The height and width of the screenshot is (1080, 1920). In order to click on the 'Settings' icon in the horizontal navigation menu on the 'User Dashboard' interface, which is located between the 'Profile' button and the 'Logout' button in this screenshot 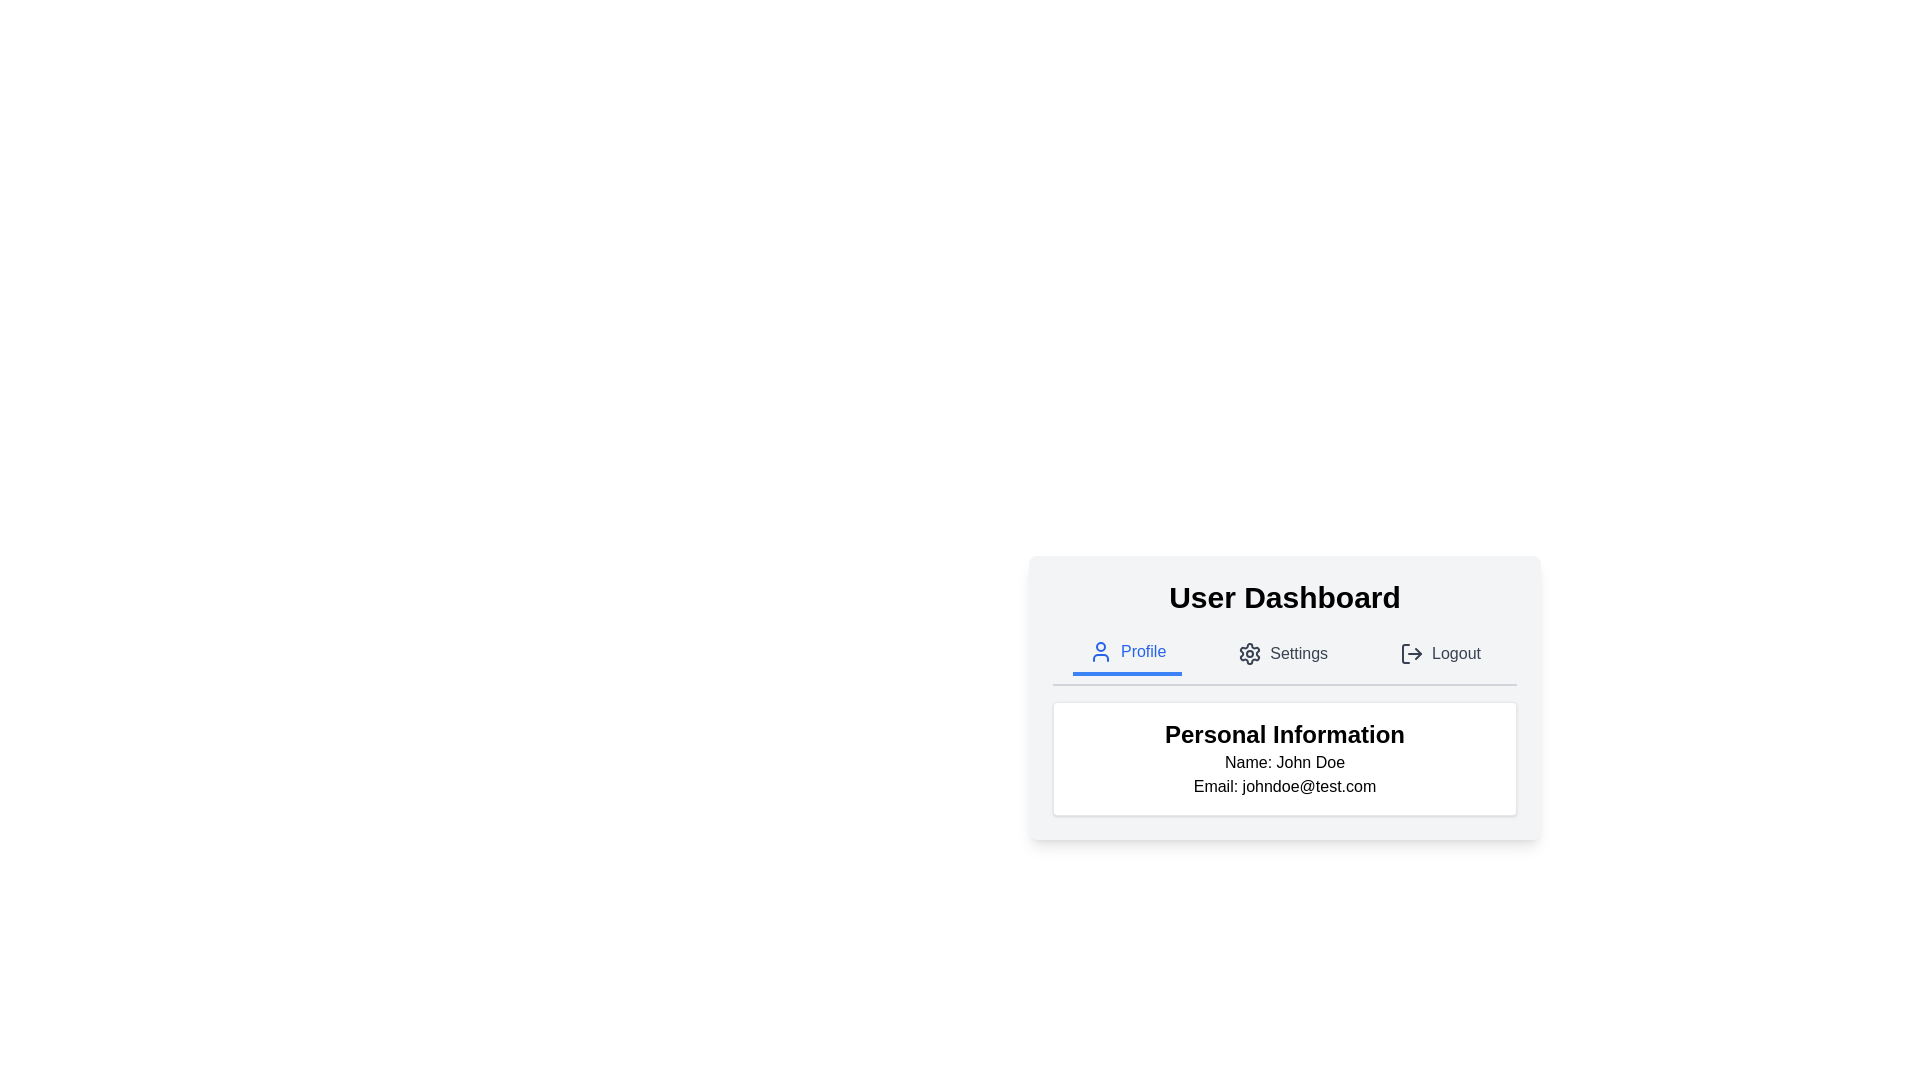, I will do `click(1249, 654)`.